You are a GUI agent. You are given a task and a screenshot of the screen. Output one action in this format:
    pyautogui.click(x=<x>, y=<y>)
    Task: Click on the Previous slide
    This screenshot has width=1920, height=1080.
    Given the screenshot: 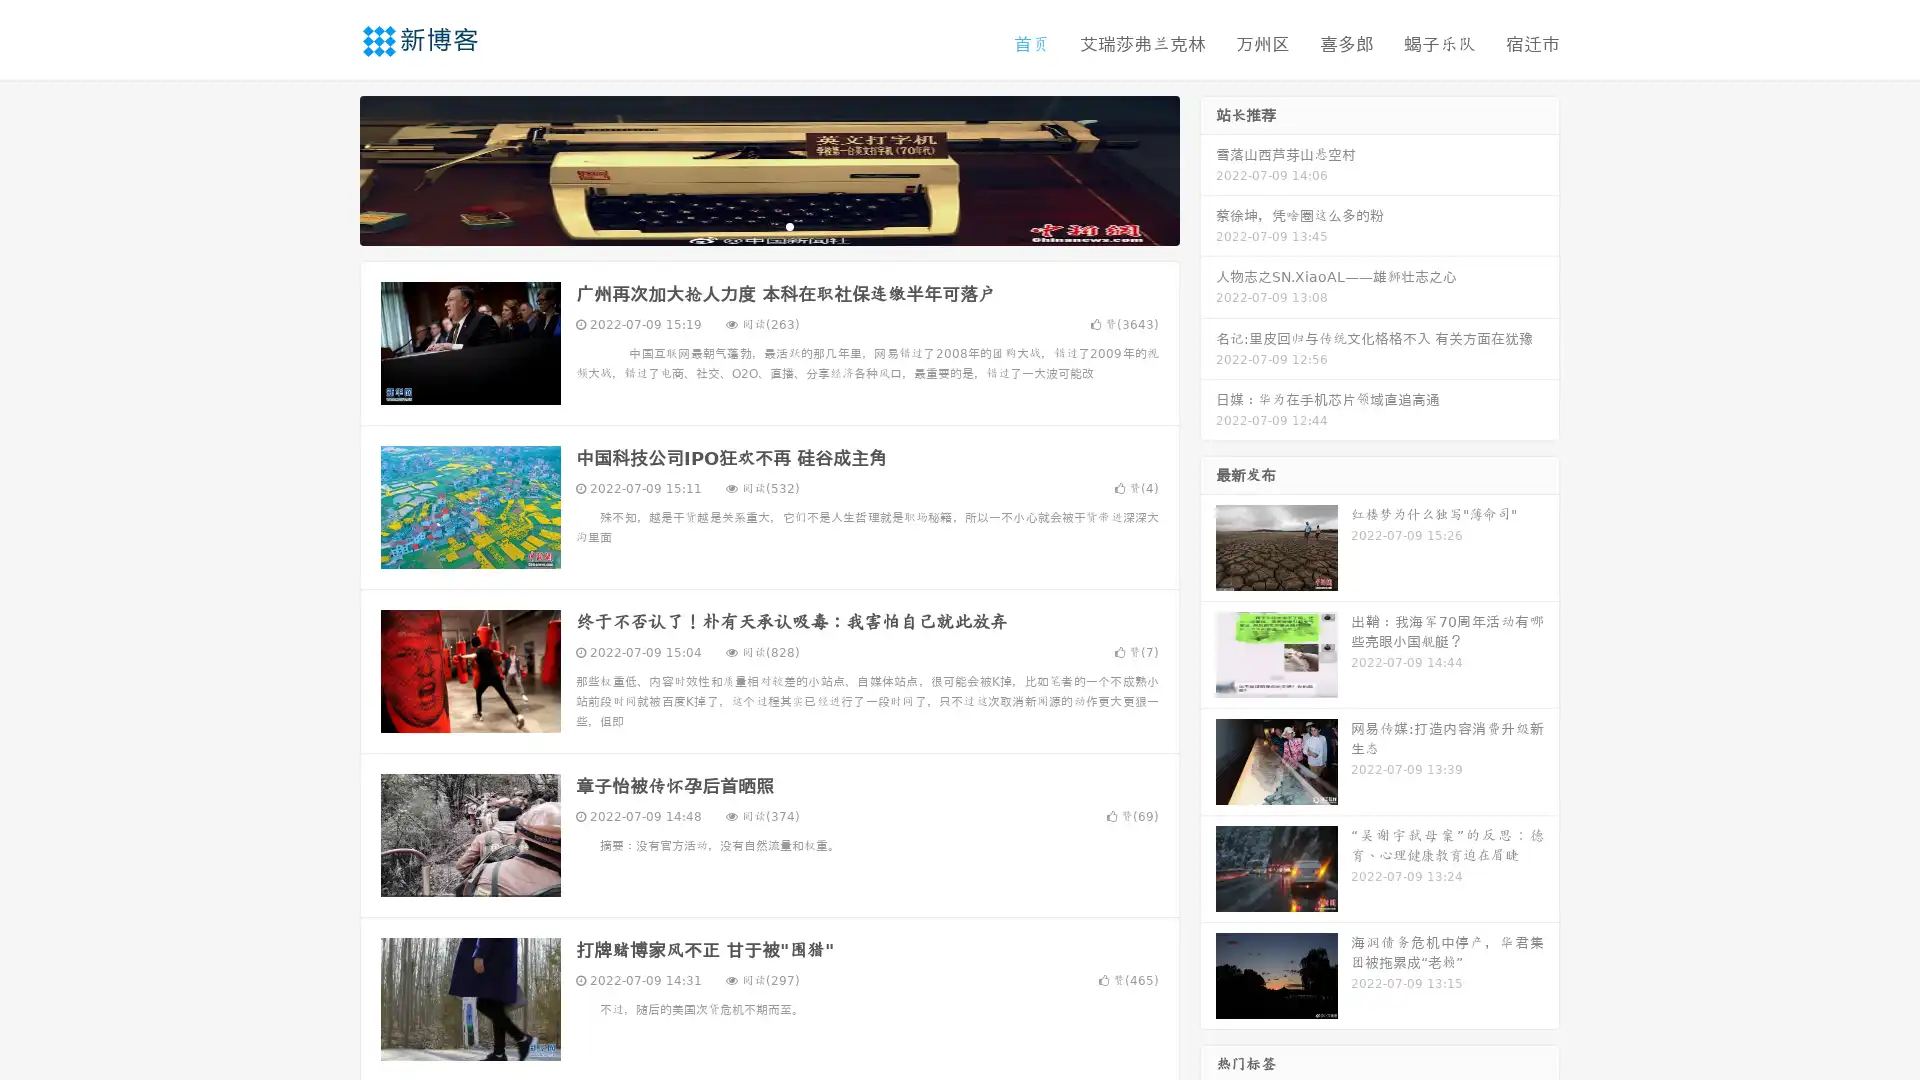 What is the action you would take?
    pyautogui.click(x=330, y=168)
    